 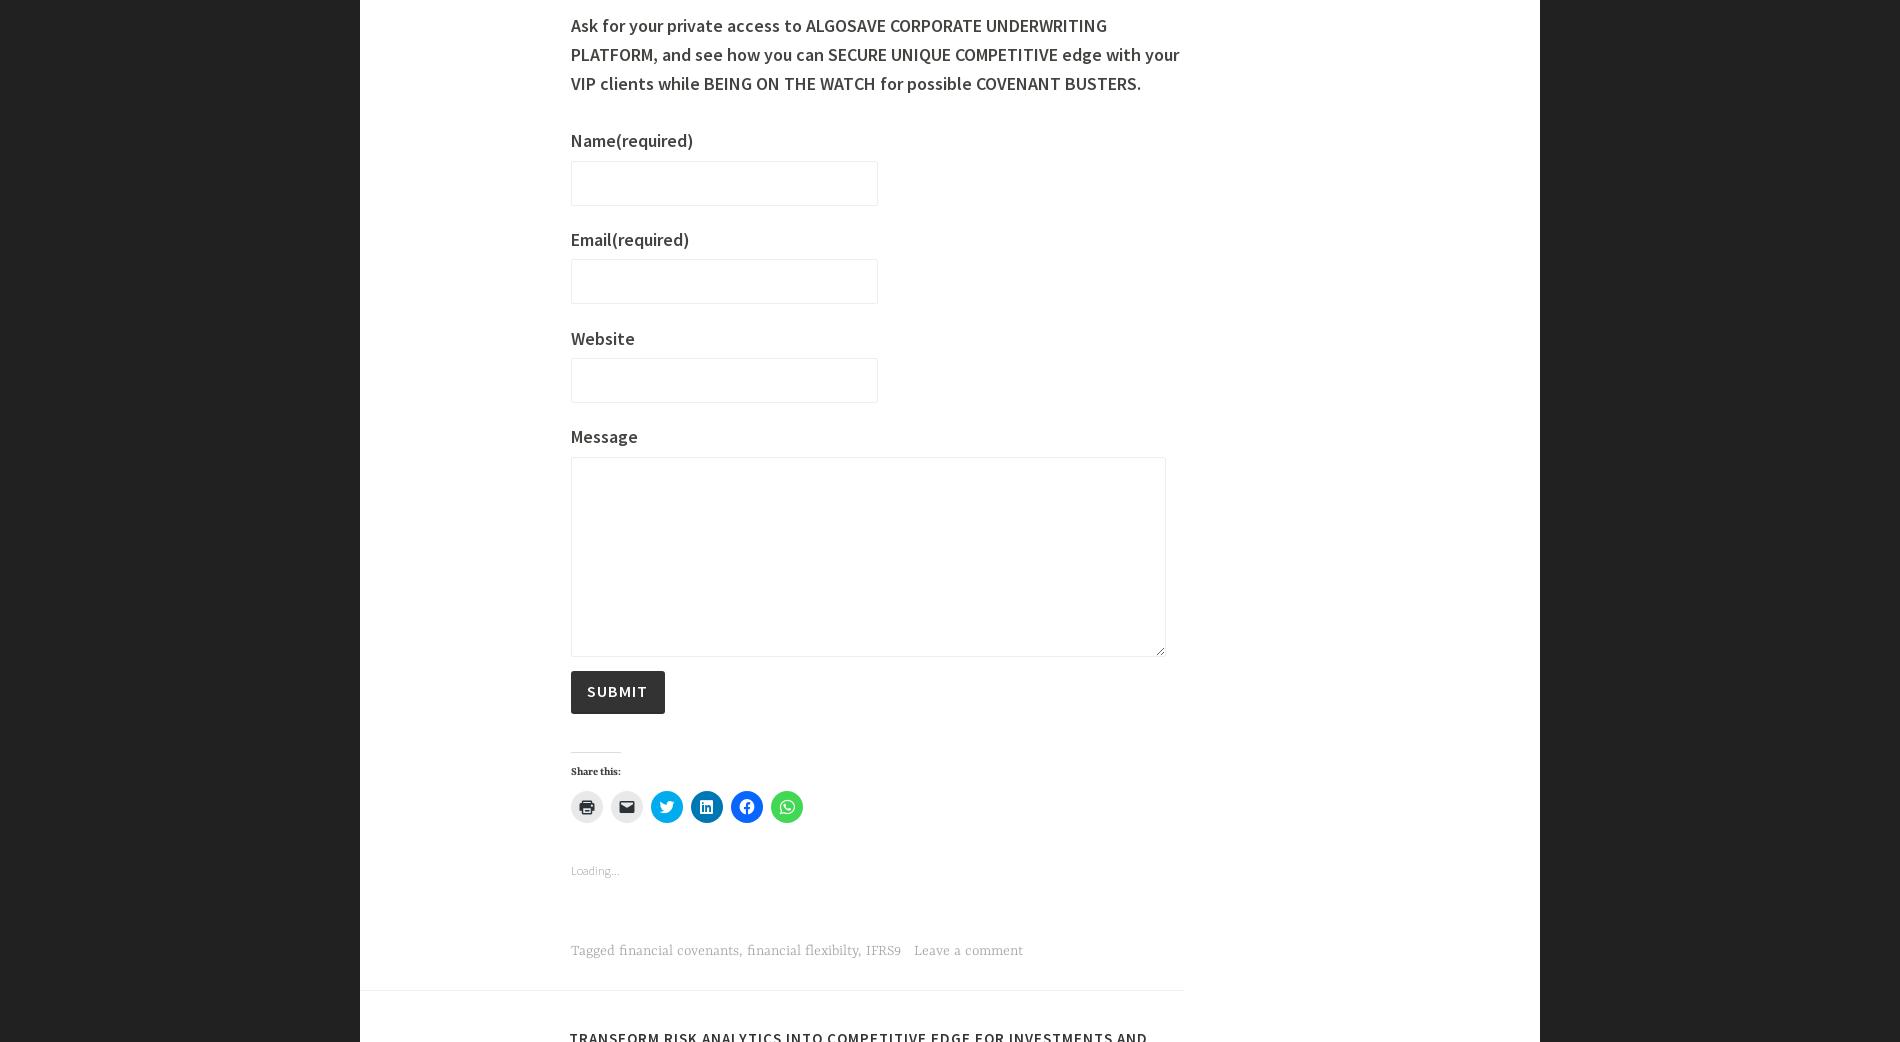 What do you see at coordinates (677, 278) in the screenshot?
I see `'Indeed, under IFRS9 rules, a breach of covenant triggers an immediate move from 12-month ECL – Stage1 – to lifetime ECL – Stage2.'` at bounding box center [677, 278].